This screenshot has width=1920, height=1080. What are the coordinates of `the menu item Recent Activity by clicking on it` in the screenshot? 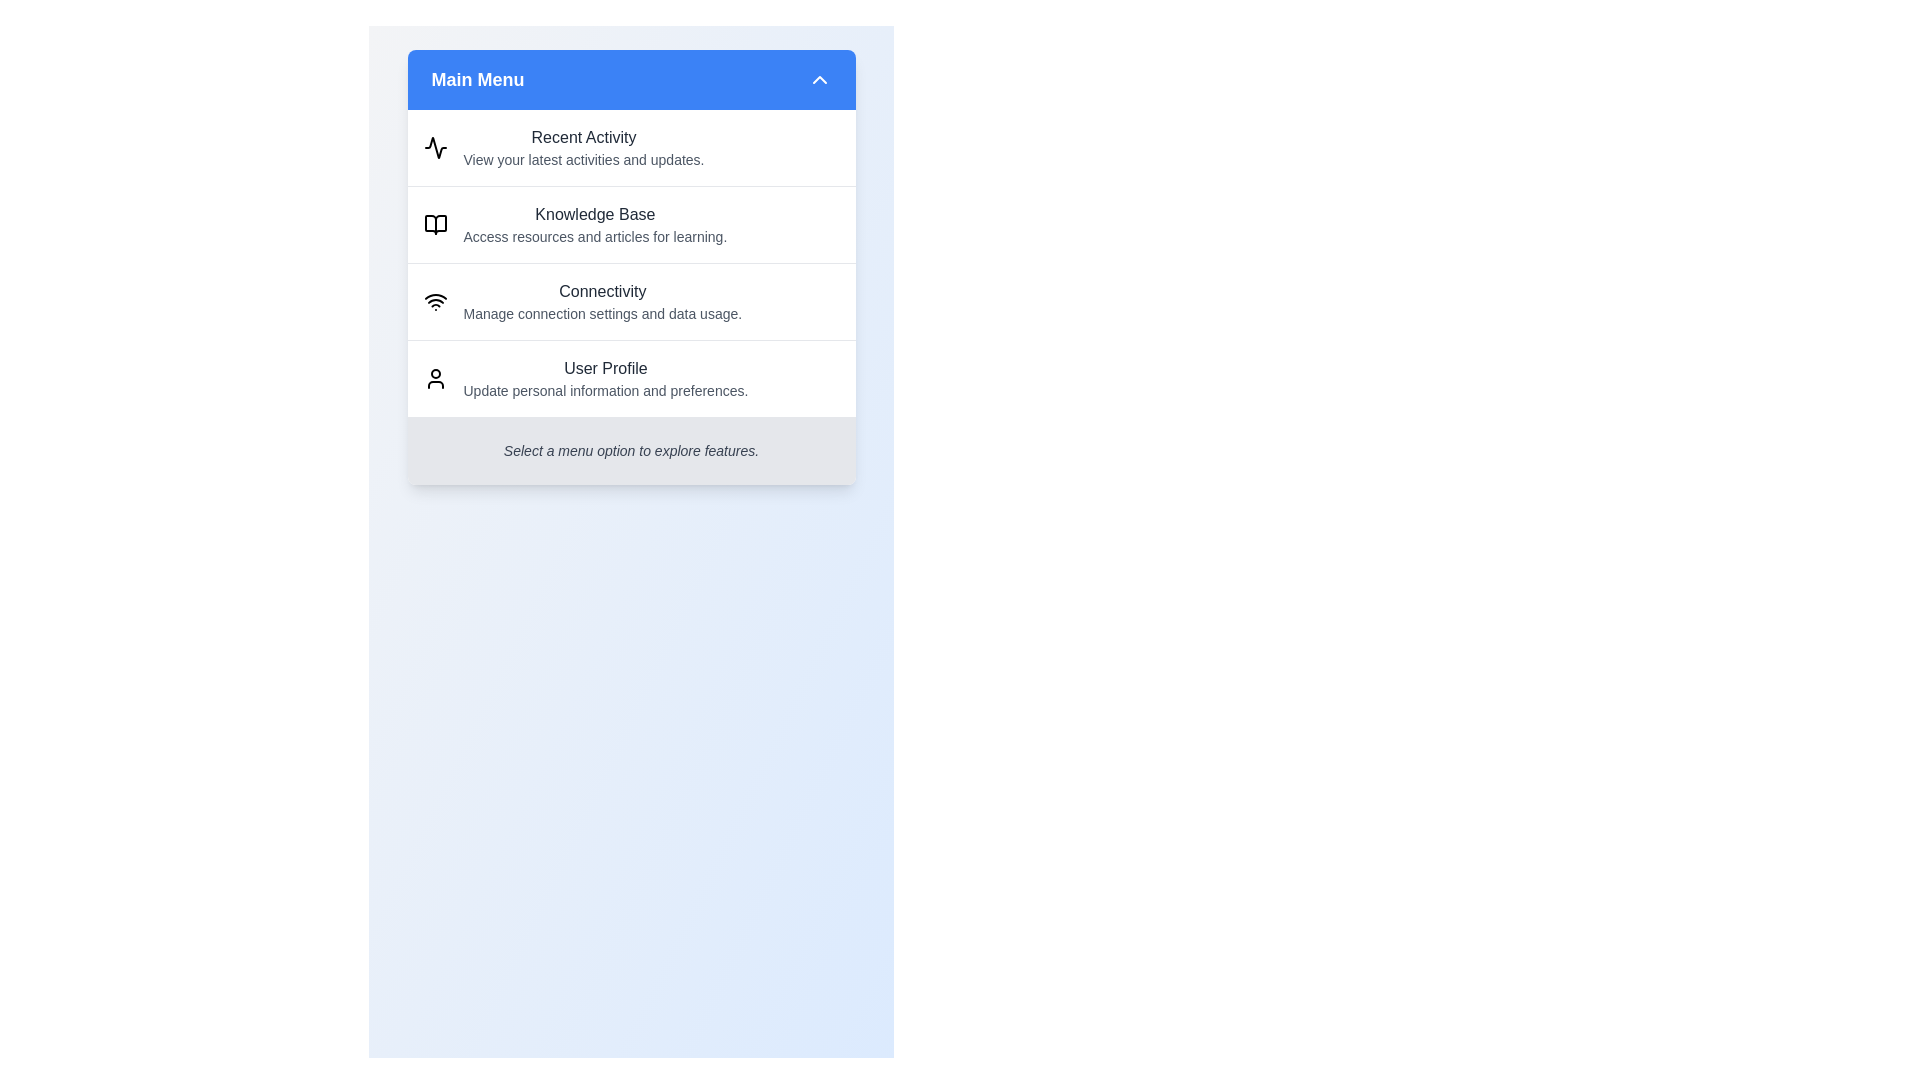 It's located at (630, 146).